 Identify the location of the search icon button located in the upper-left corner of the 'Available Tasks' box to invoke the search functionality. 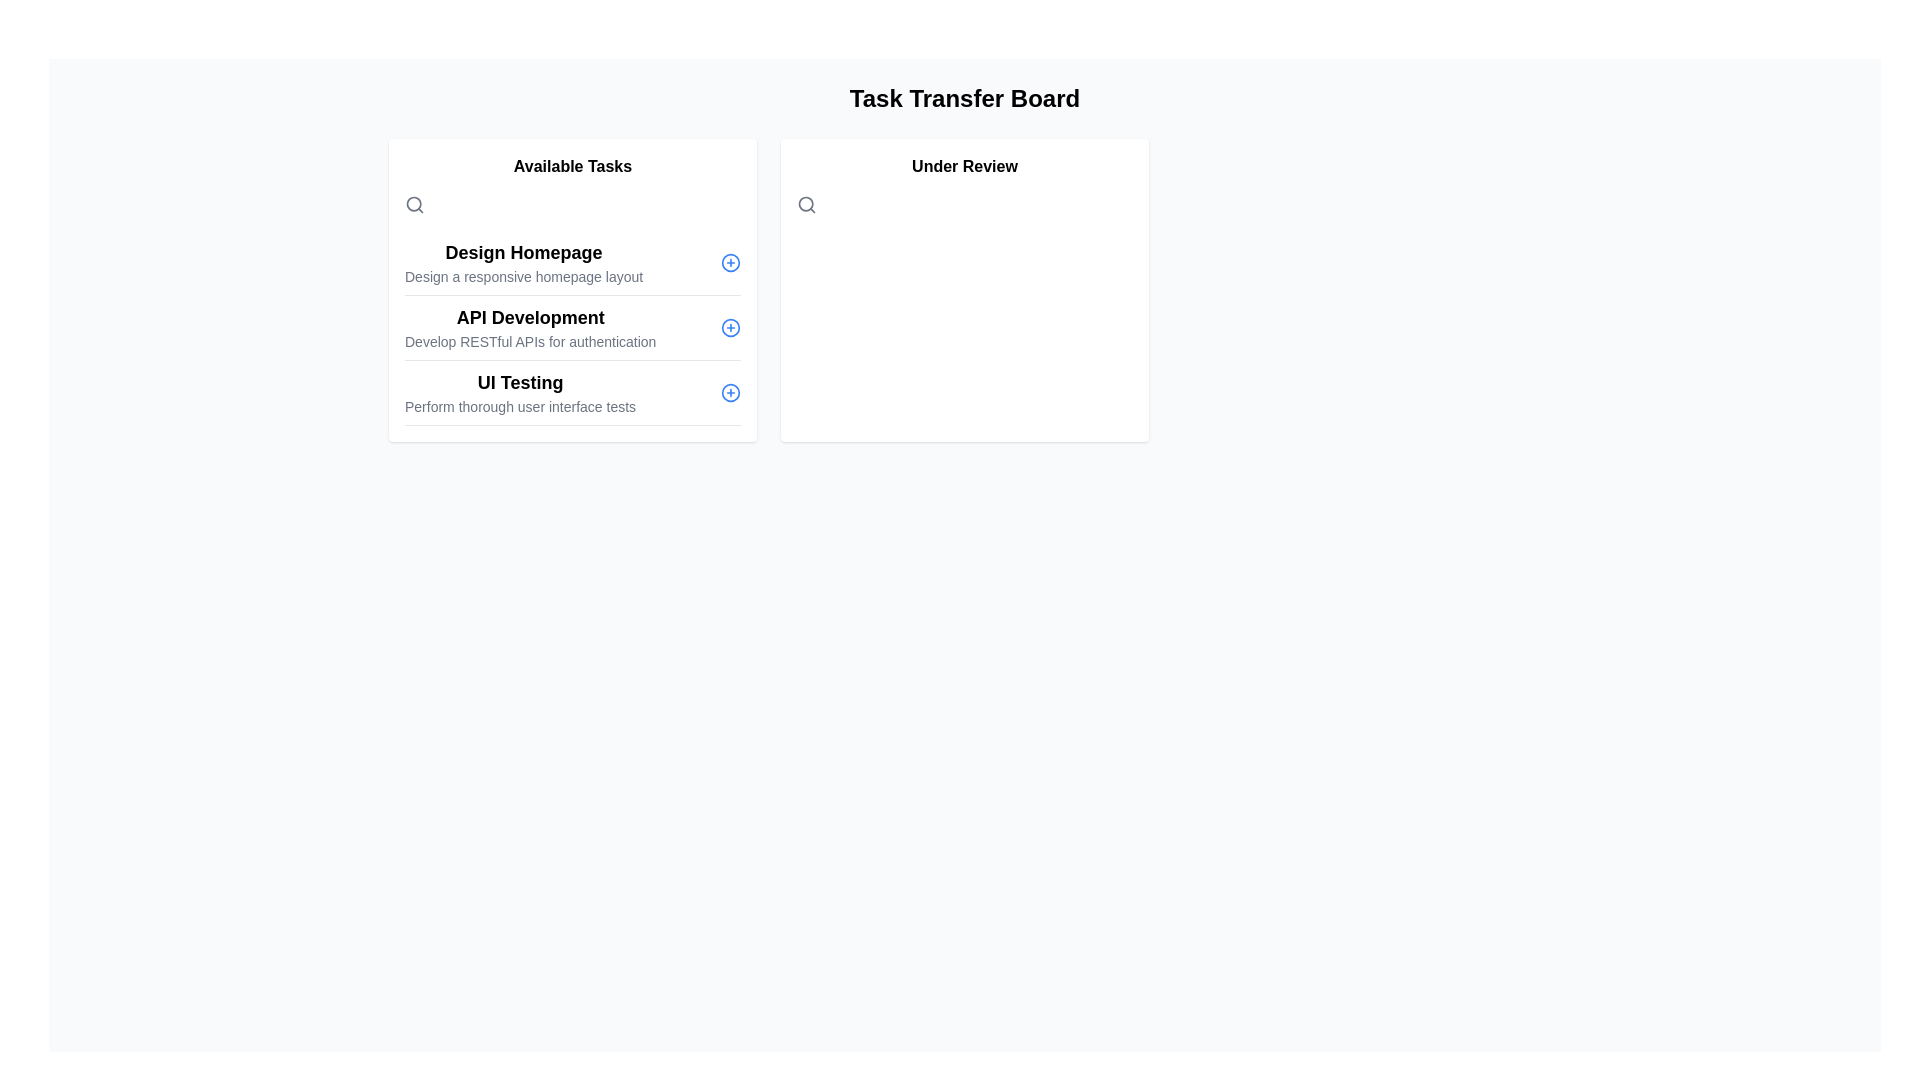
(413, 204).